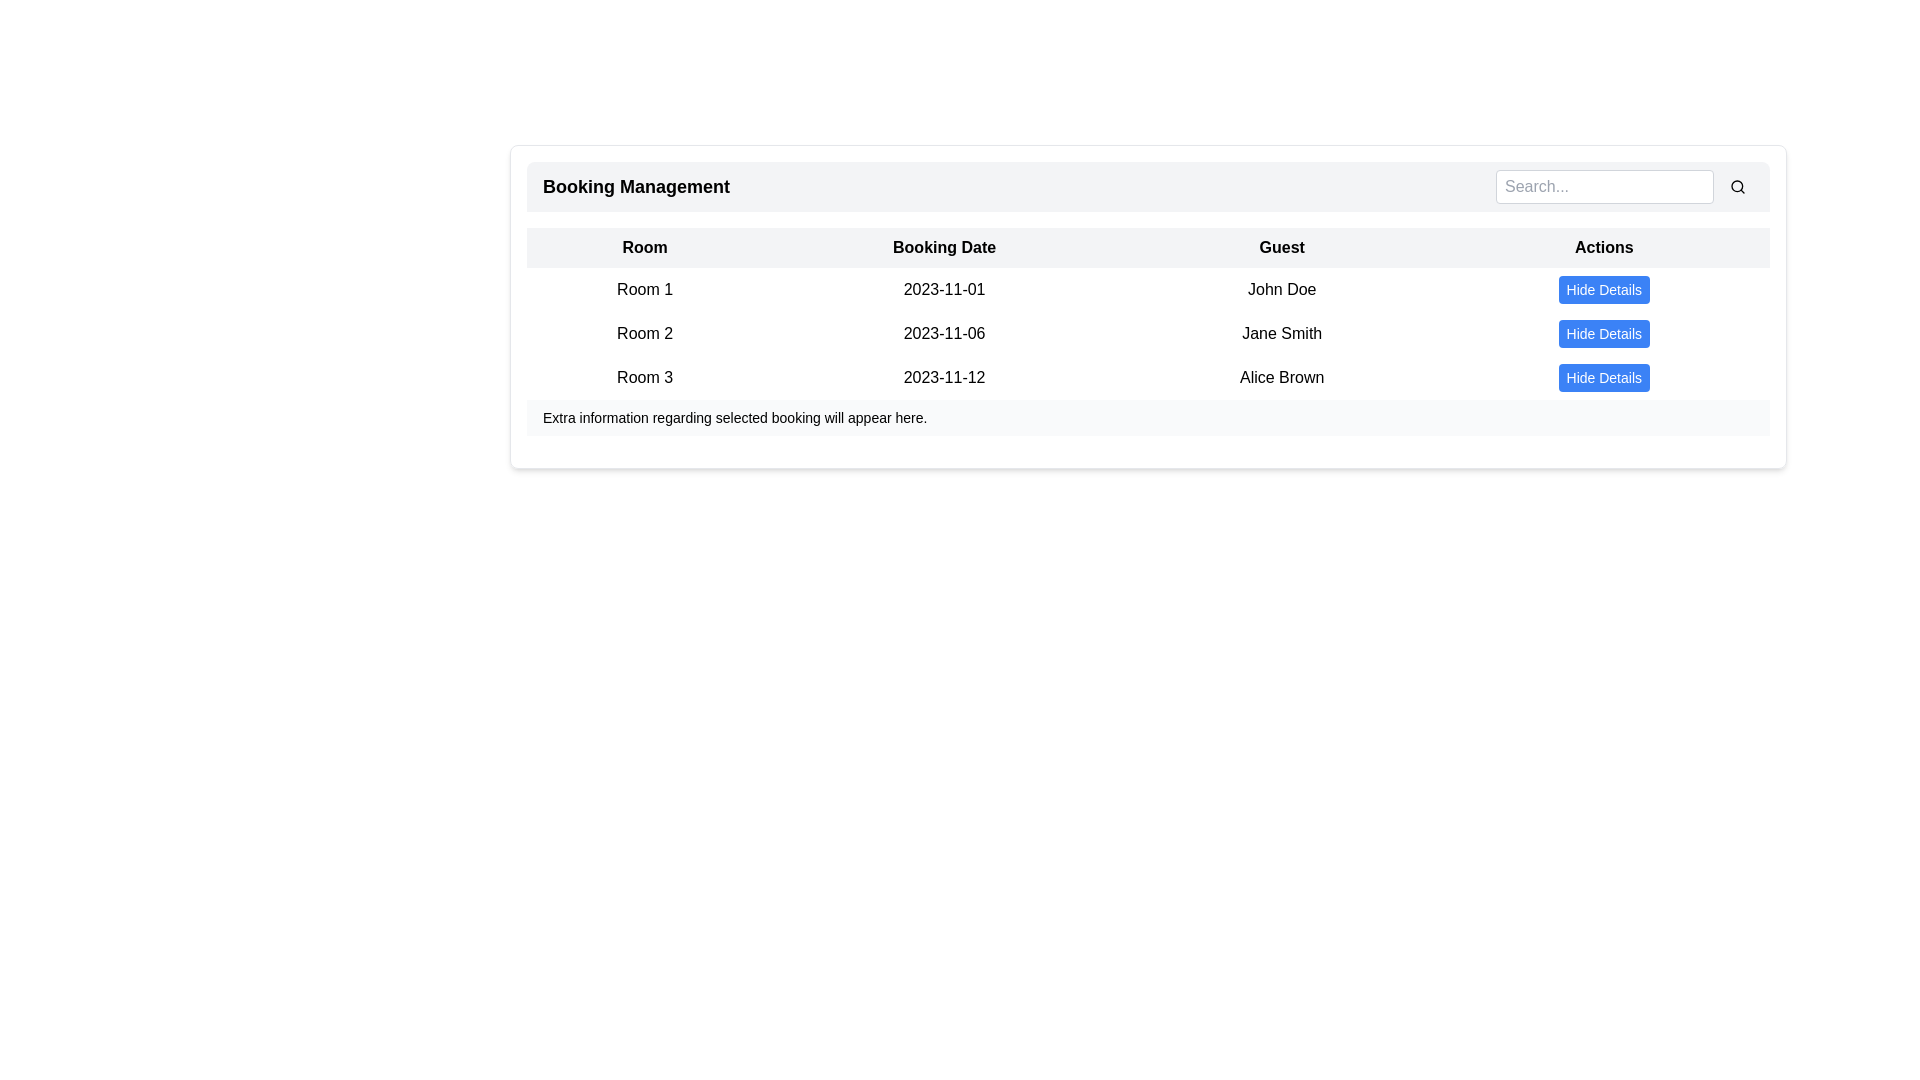 Image resolution: width=1920 pixels, height=1080 pixels. I want to click on the text label displaying the date '2023-11-12' located under the 'Booking Date' column in the last row of the table associated with 'Room 3' and 'Alice Brown', so click(943, 378).